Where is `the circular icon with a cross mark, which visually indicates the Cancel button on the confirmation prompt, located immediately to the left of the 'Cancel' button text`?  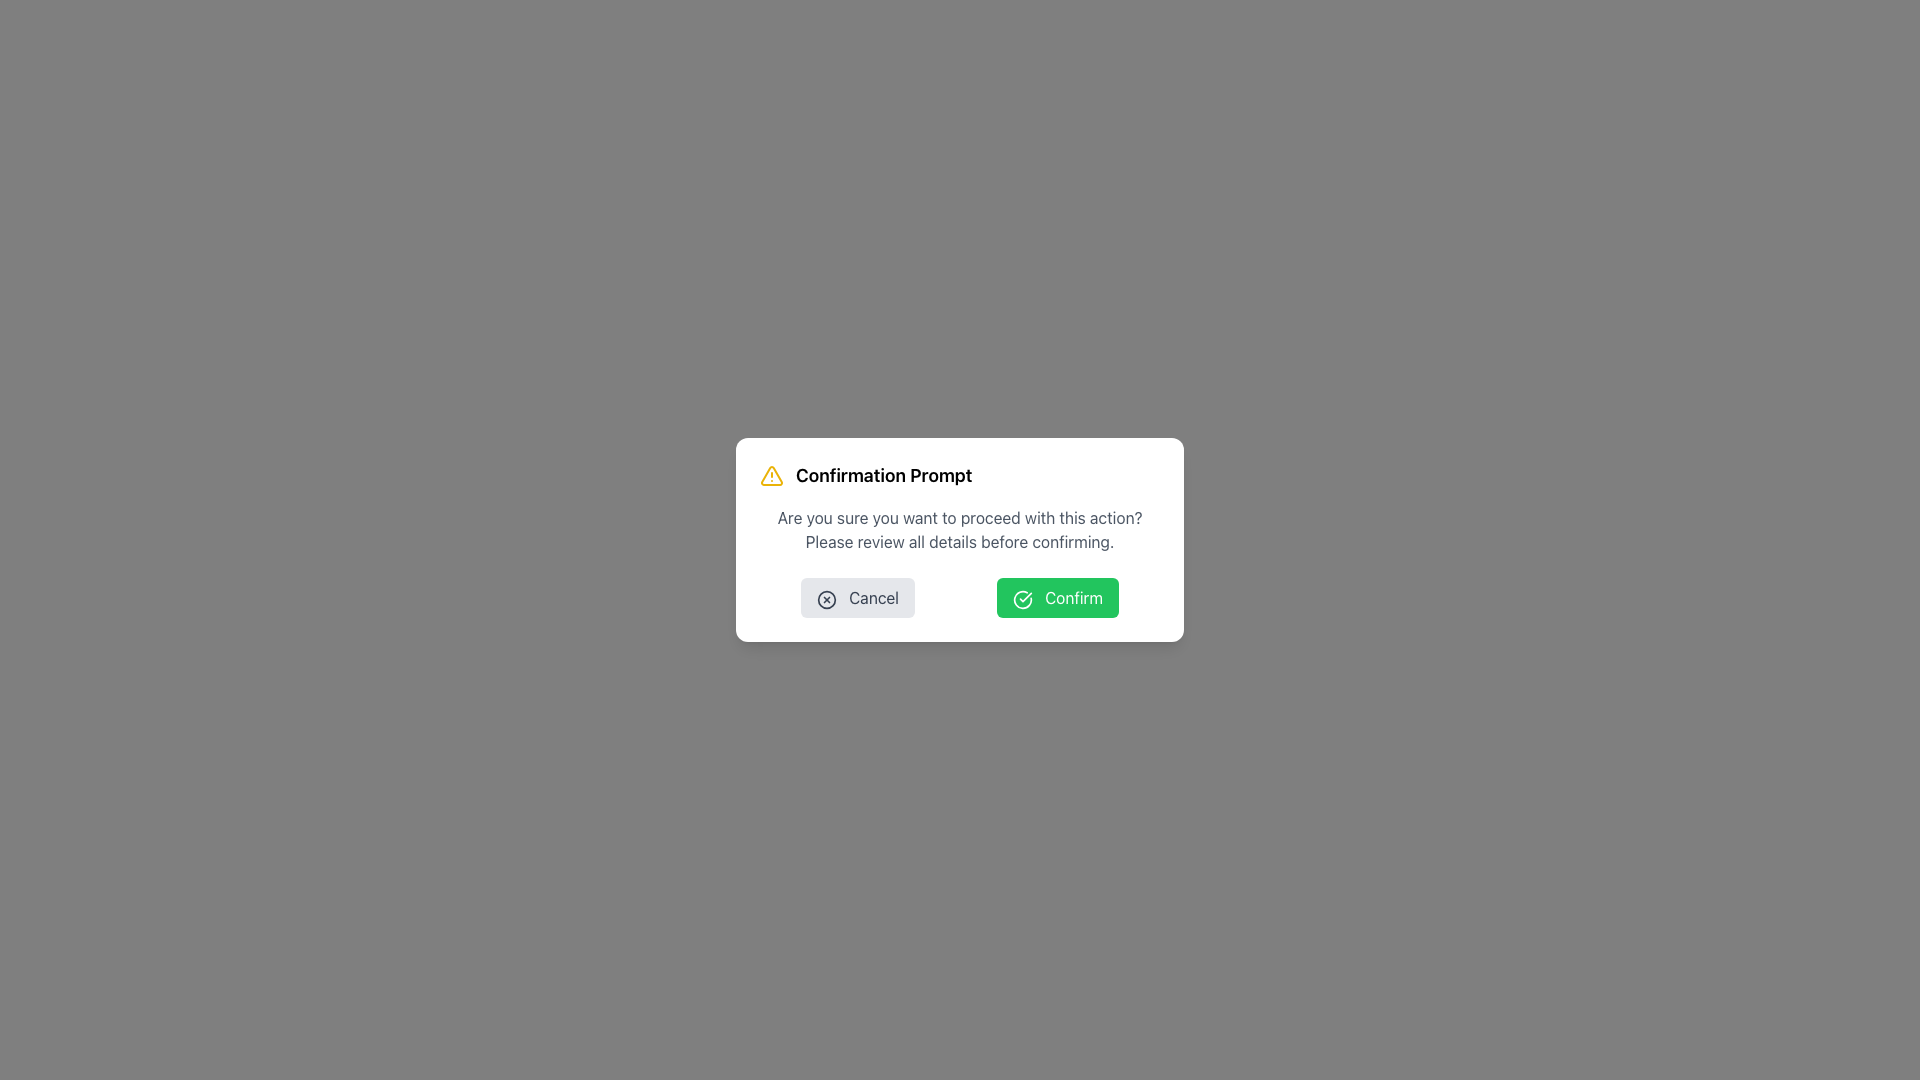
the circular icon with a cross mark, which visually indicates the Cancel button on the confirmation prompt, located immediately to the left of the 'Cancel' button text is located at coordinates (826, 598).